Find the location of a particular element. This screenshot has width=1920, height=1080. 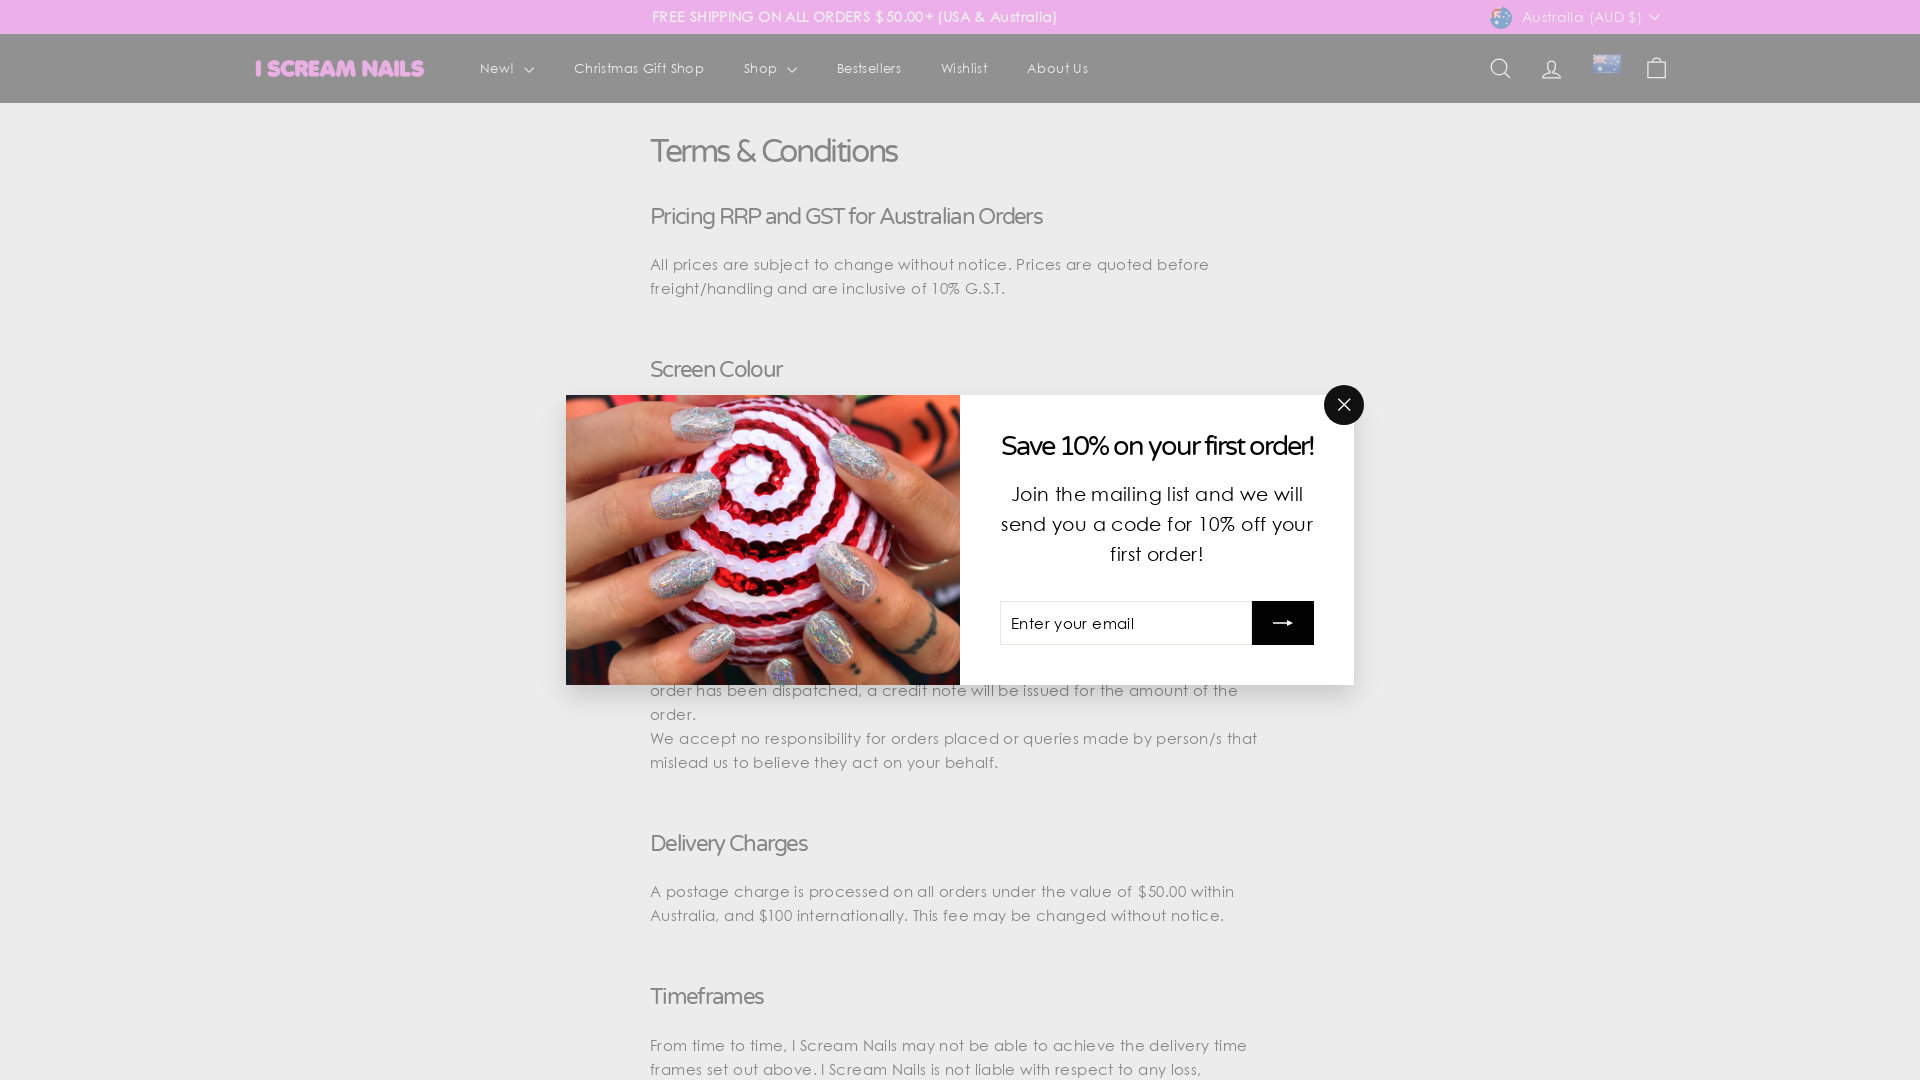

'Wishlist' is located at coordinates (920, 67).